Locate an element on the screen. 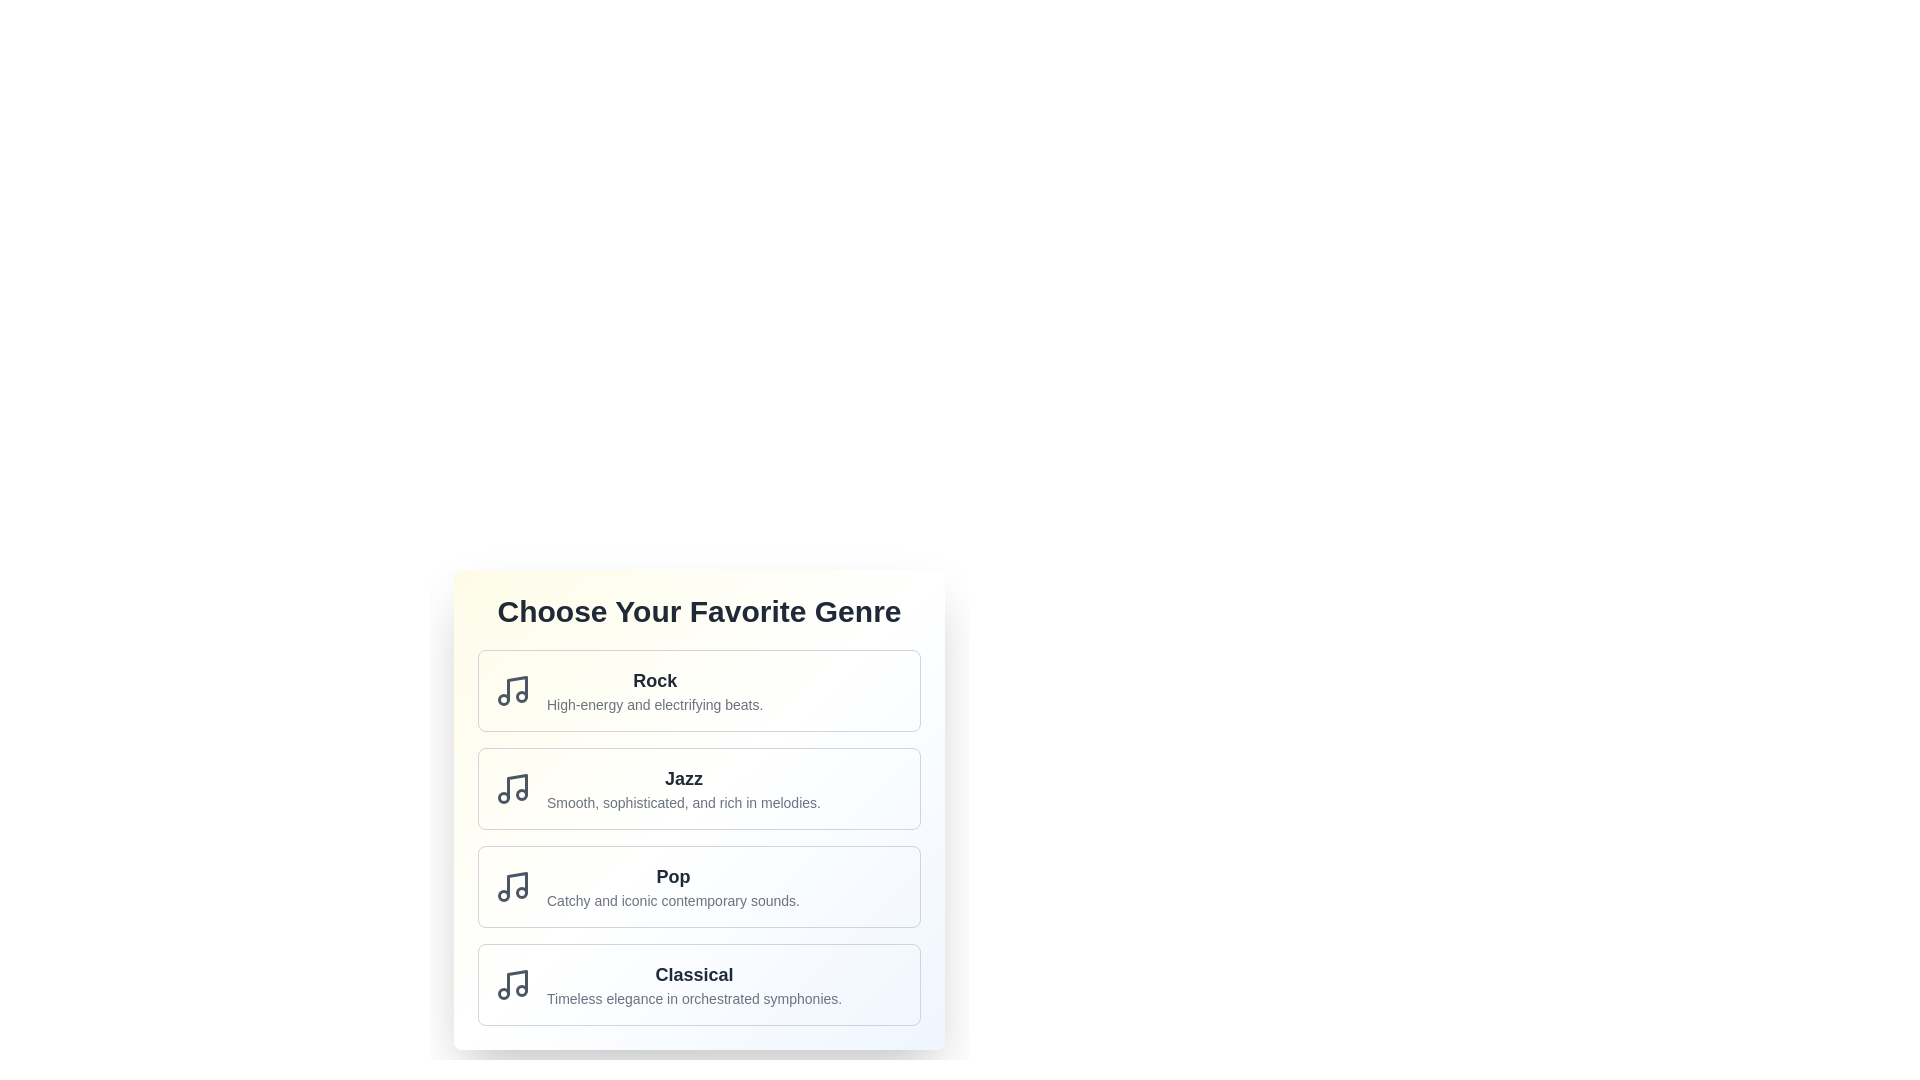 Image resolution: width=1920 pixels, height=1080 pixels. the 'Classical' button-like card component using keyboard navigation is located at coordinates (699, 983).